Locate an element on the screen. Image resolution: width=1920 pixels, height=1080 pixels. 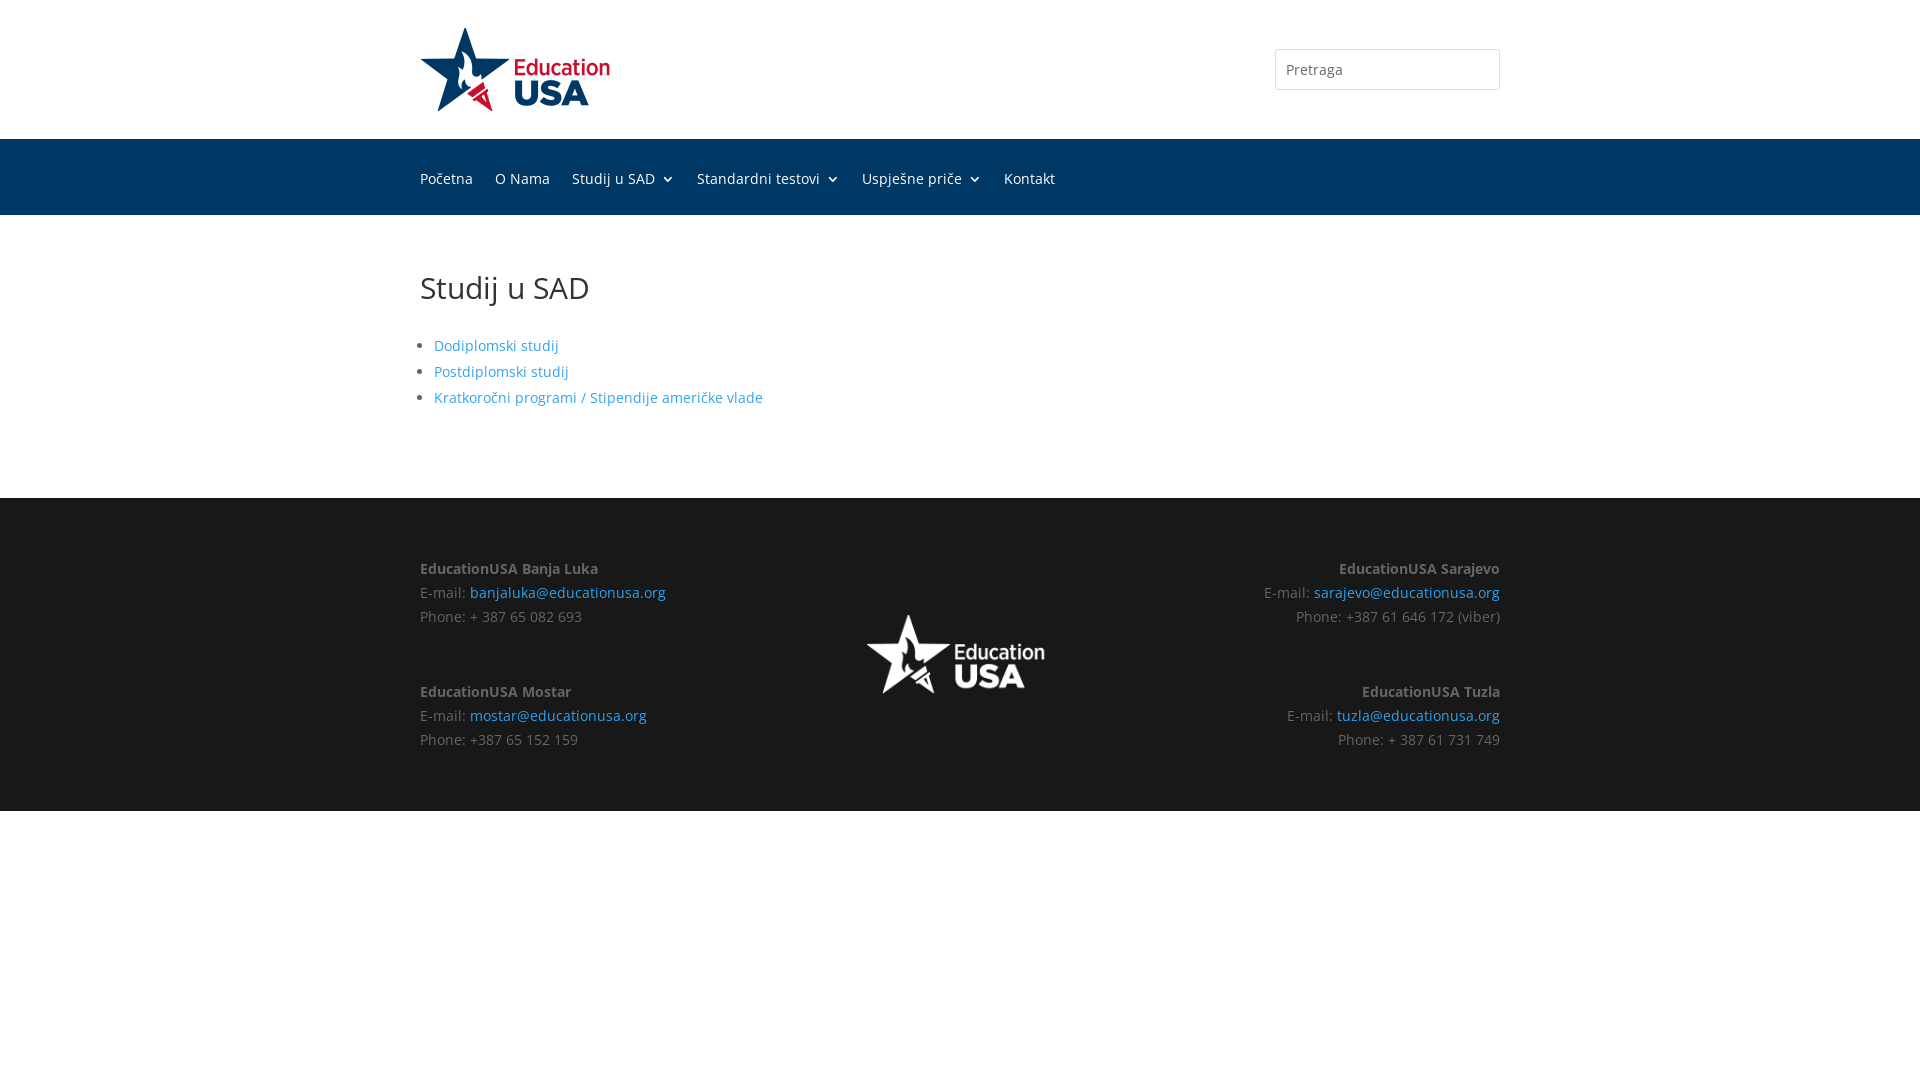
'O Nama' is located at coordinates (494, 193).